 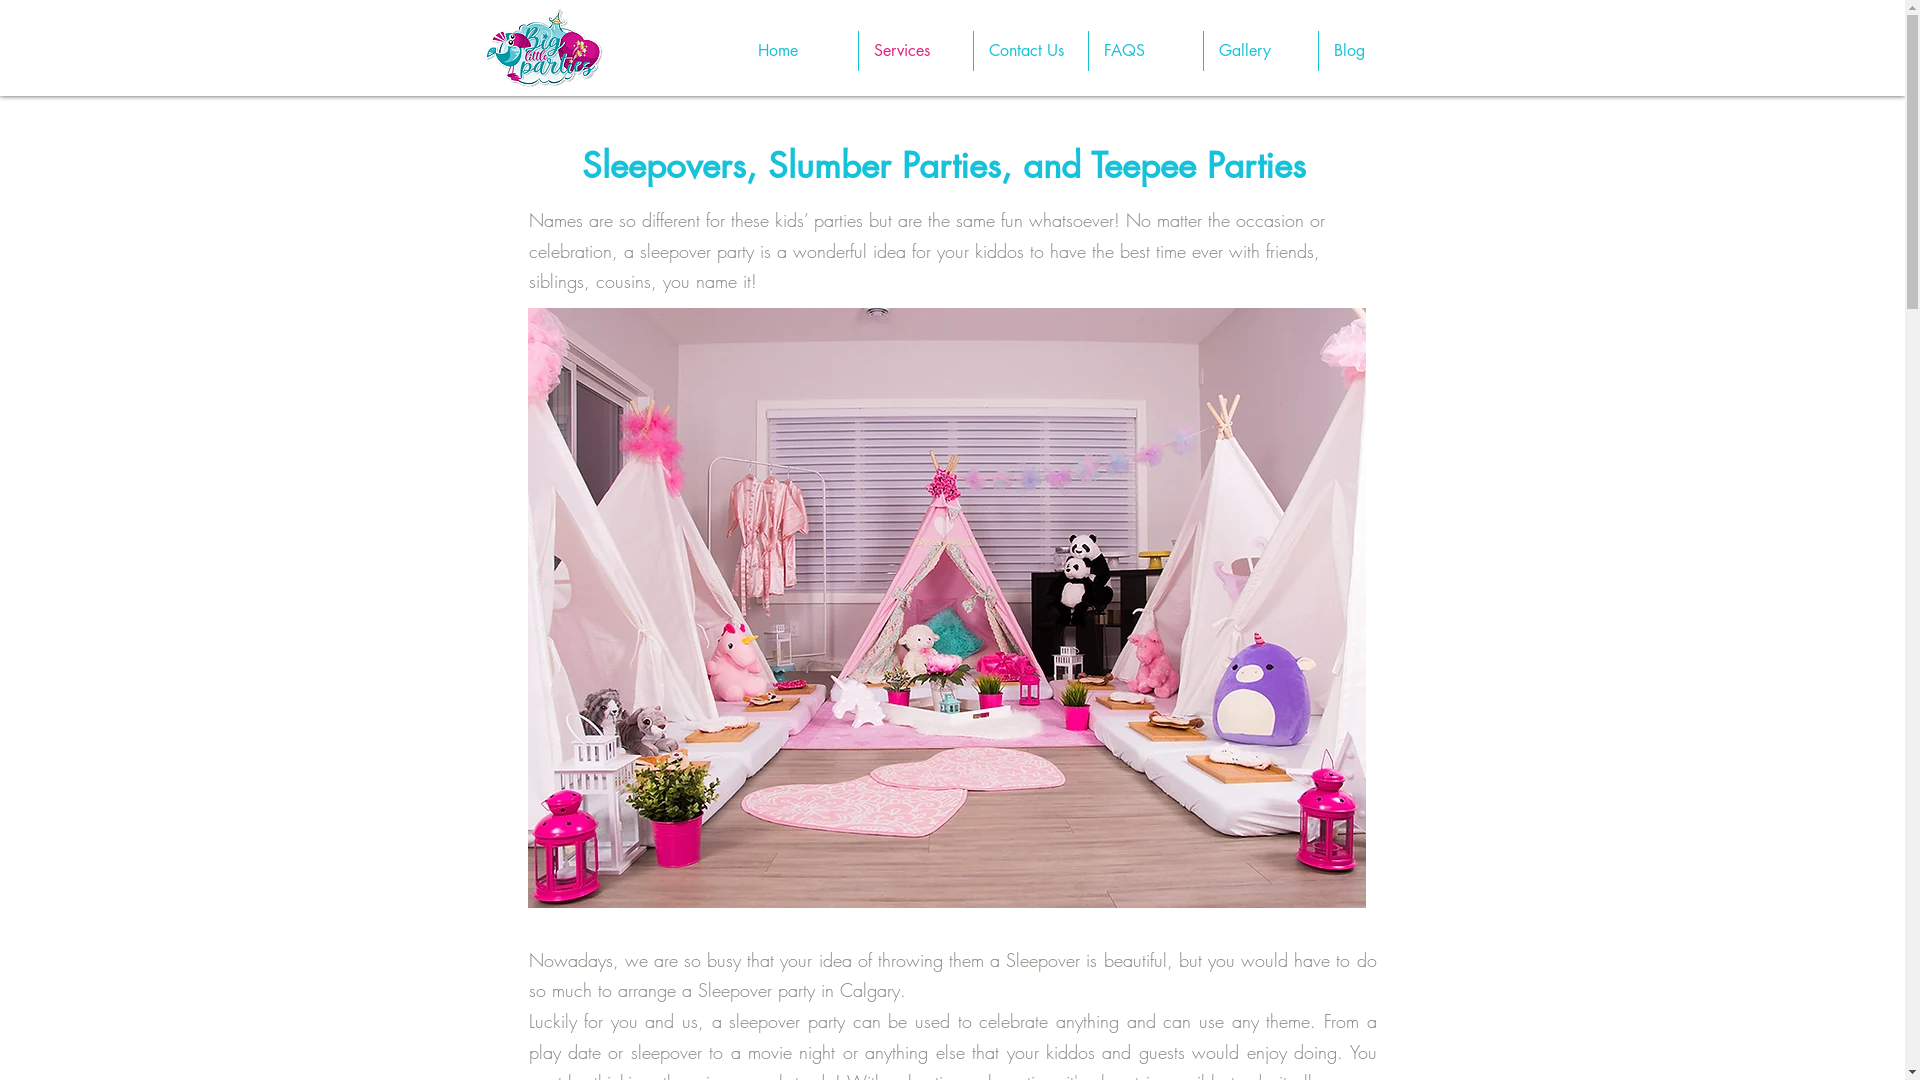 What do you see at coordinates (1318, 49) in the screenshot?
I see `'Blog'` at bounding box center [1318, 49].